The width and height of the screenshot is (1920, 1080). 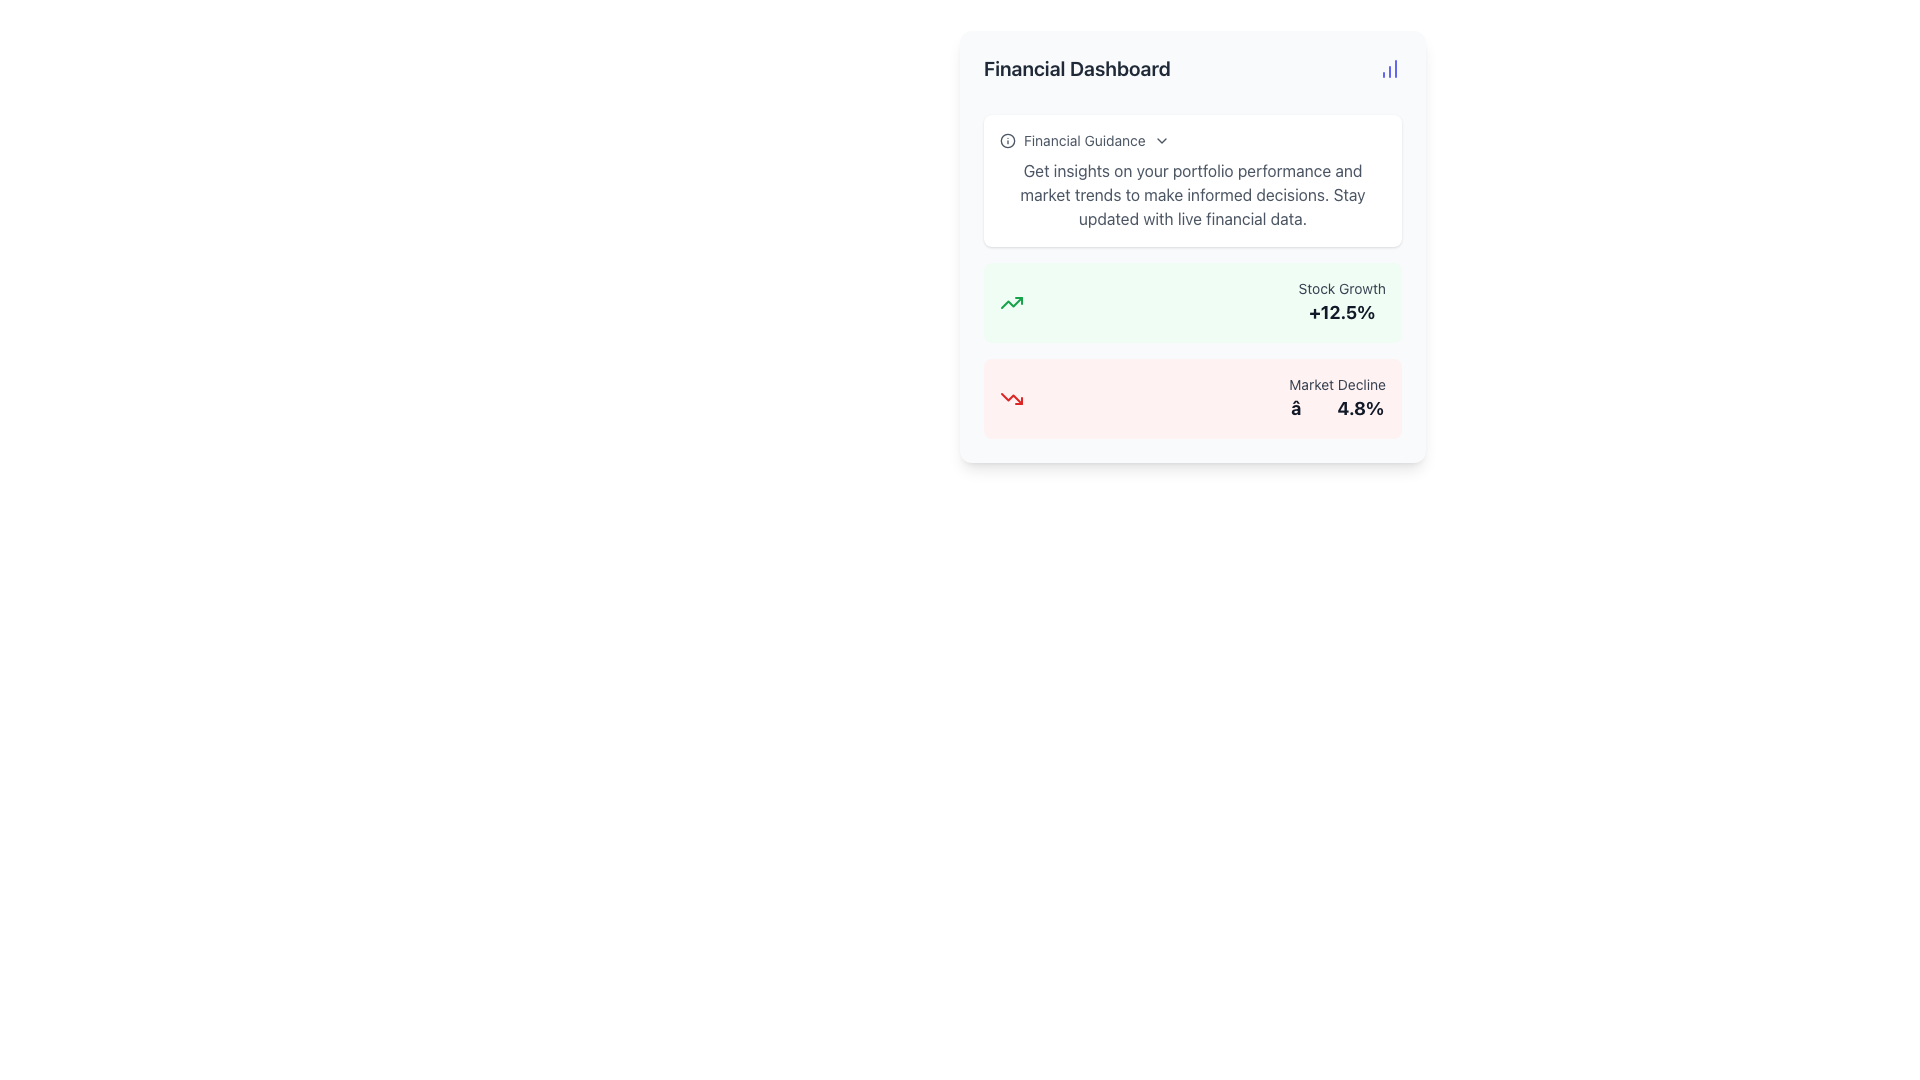 What do you see at coordinates (1012, 398) in the screenshot?
I see `the market decline icon located in the bottom-left corner of the 'Market Decline -4.8%' section within the Financial Dashboard` at bounding box center [1012, 398].